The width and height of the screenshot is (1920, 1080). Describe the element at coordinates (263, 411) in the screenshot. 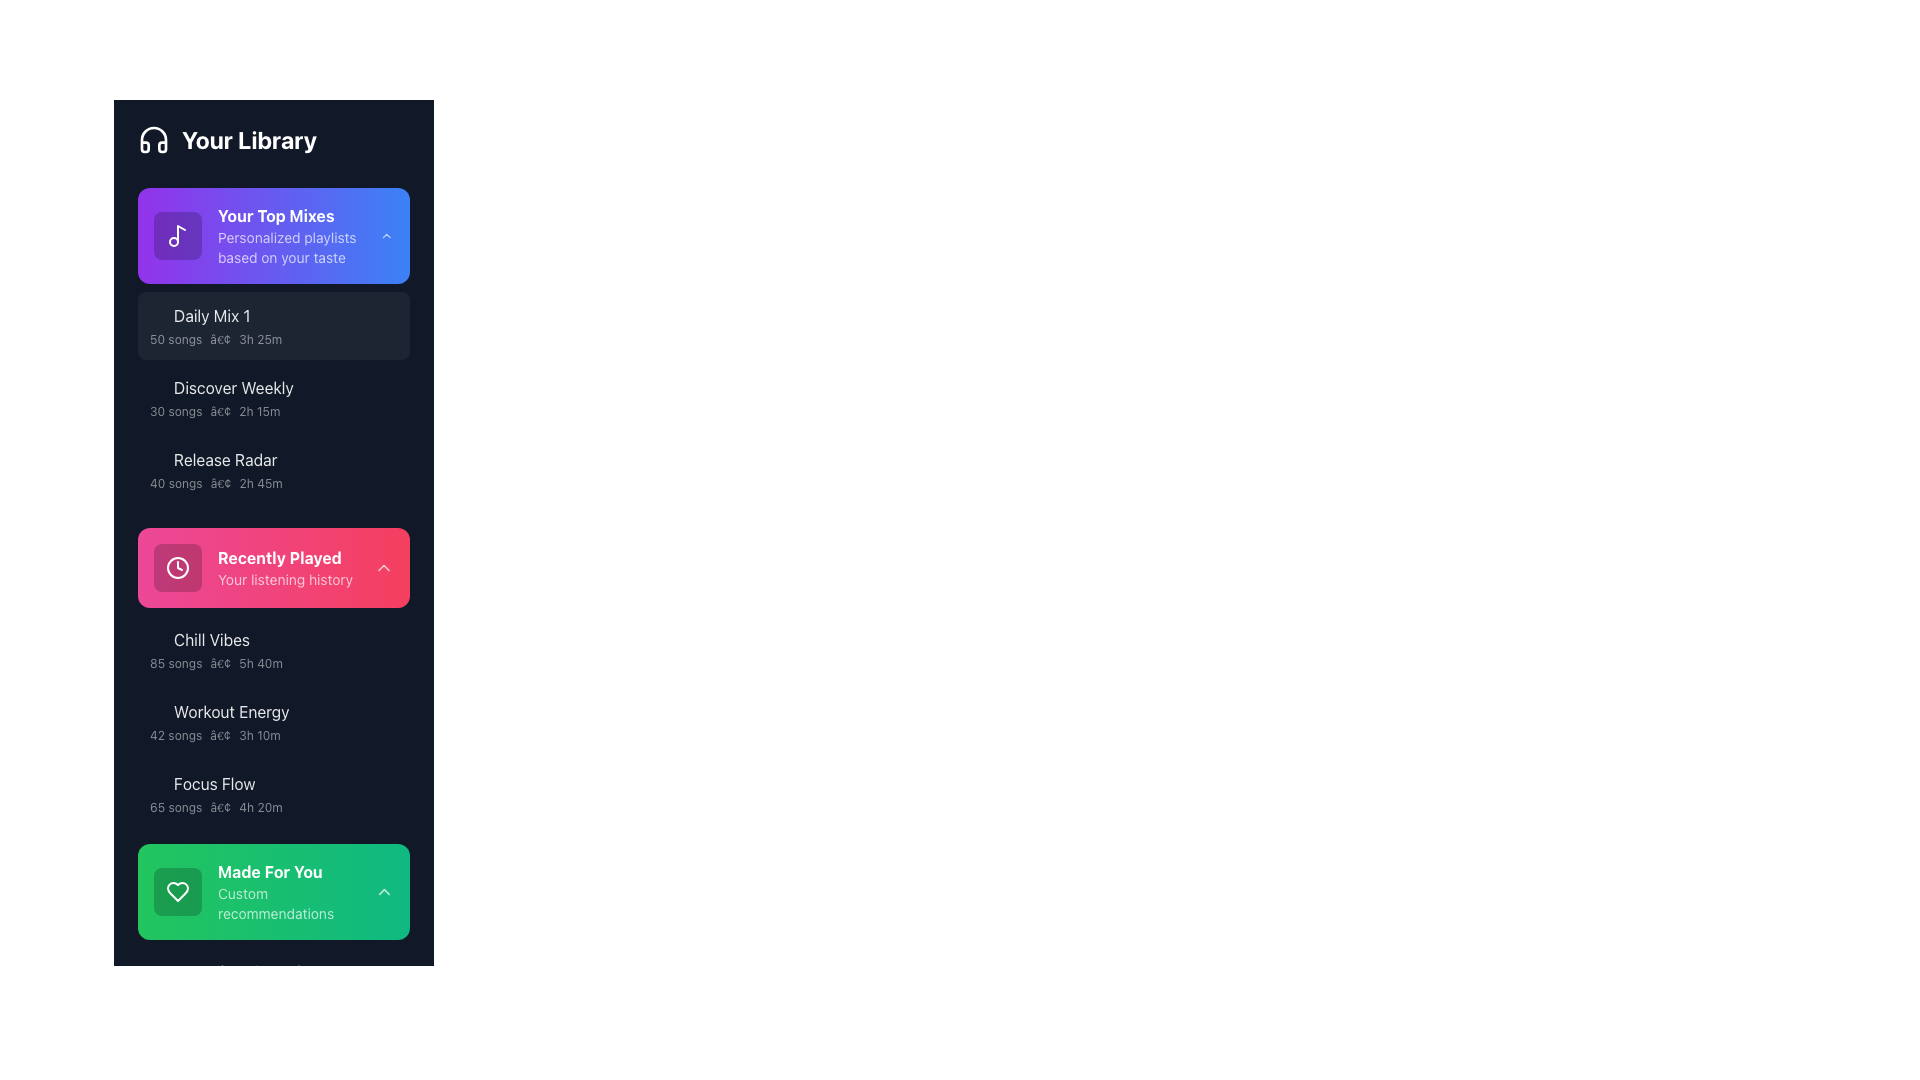

I see `text label displaying '30 songs • 2h 15m' which is located beneath the 'Discover Weekly' header in a small, semi-transparent white font` at that location.